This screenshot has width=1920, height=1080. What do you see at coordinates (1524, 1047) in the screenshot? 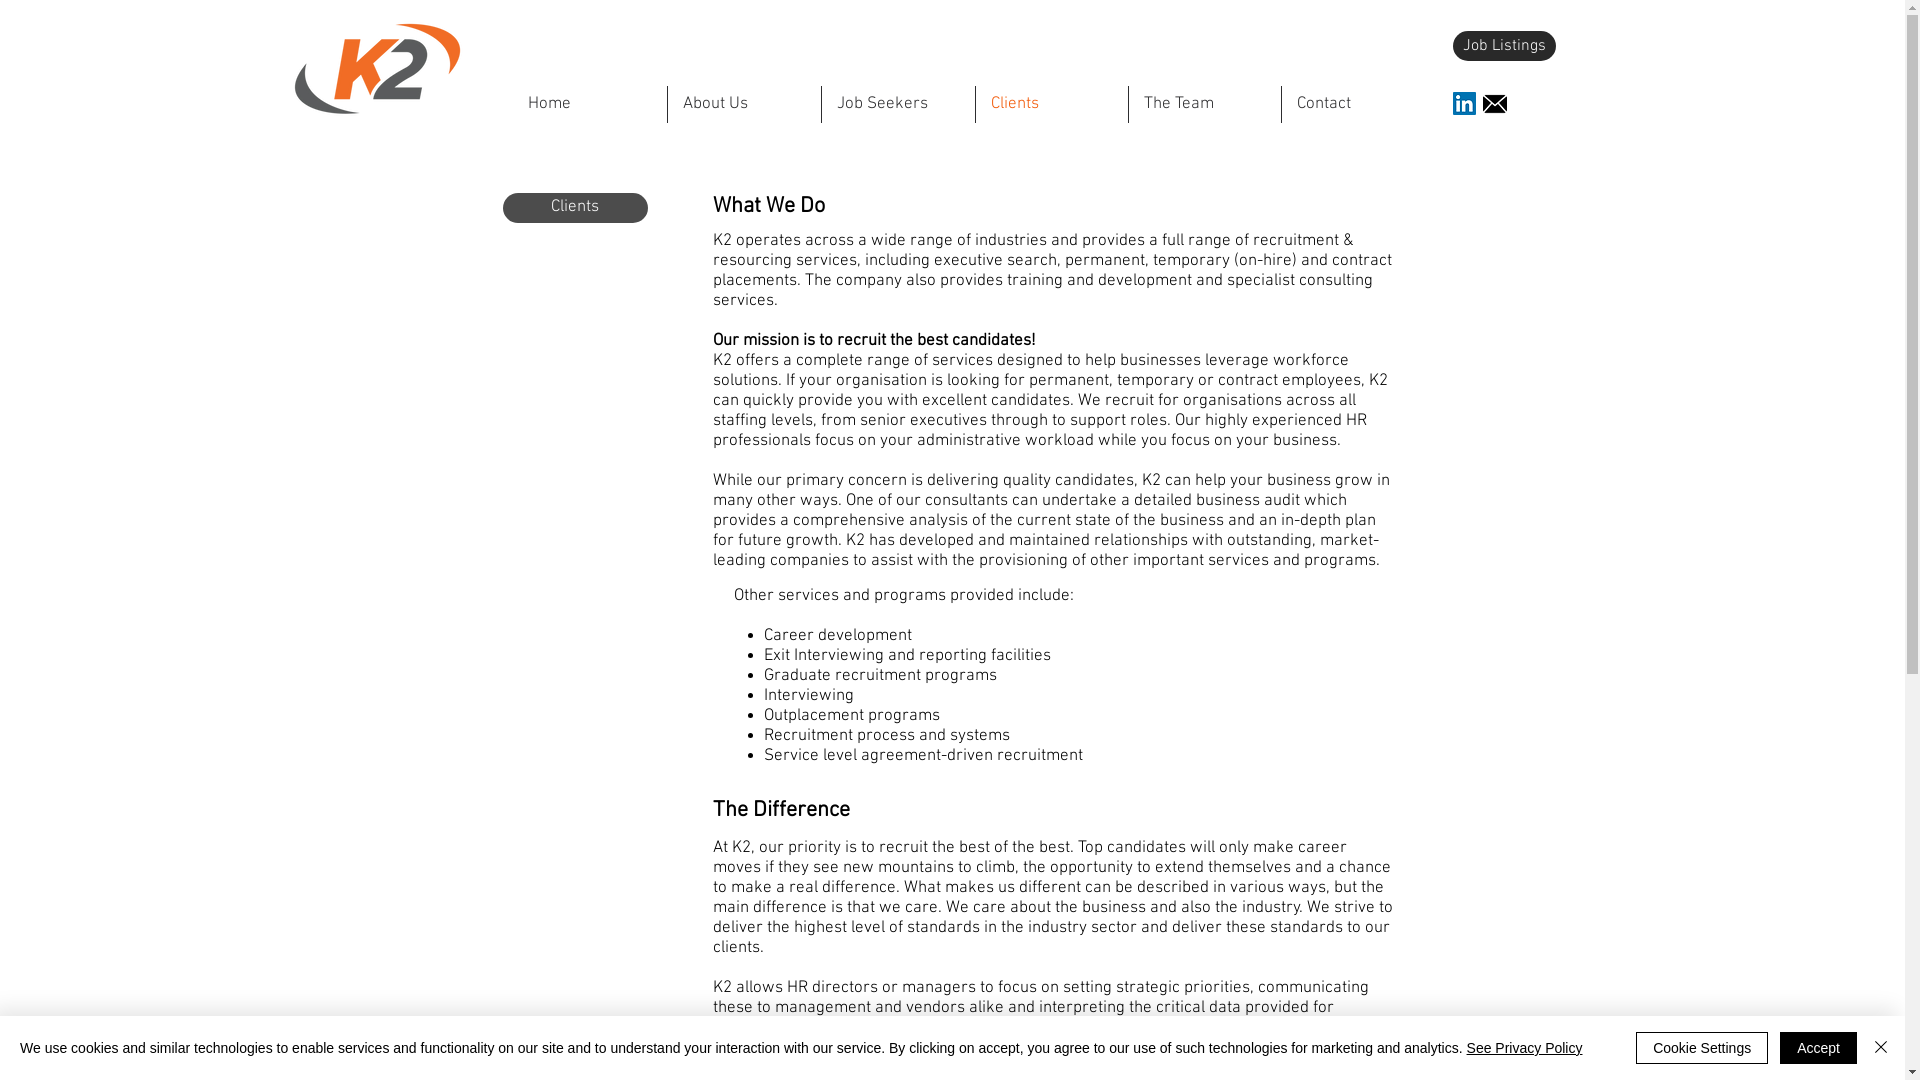
I see `'See Privacy Policy'` at bounding box center [1524, 1047].